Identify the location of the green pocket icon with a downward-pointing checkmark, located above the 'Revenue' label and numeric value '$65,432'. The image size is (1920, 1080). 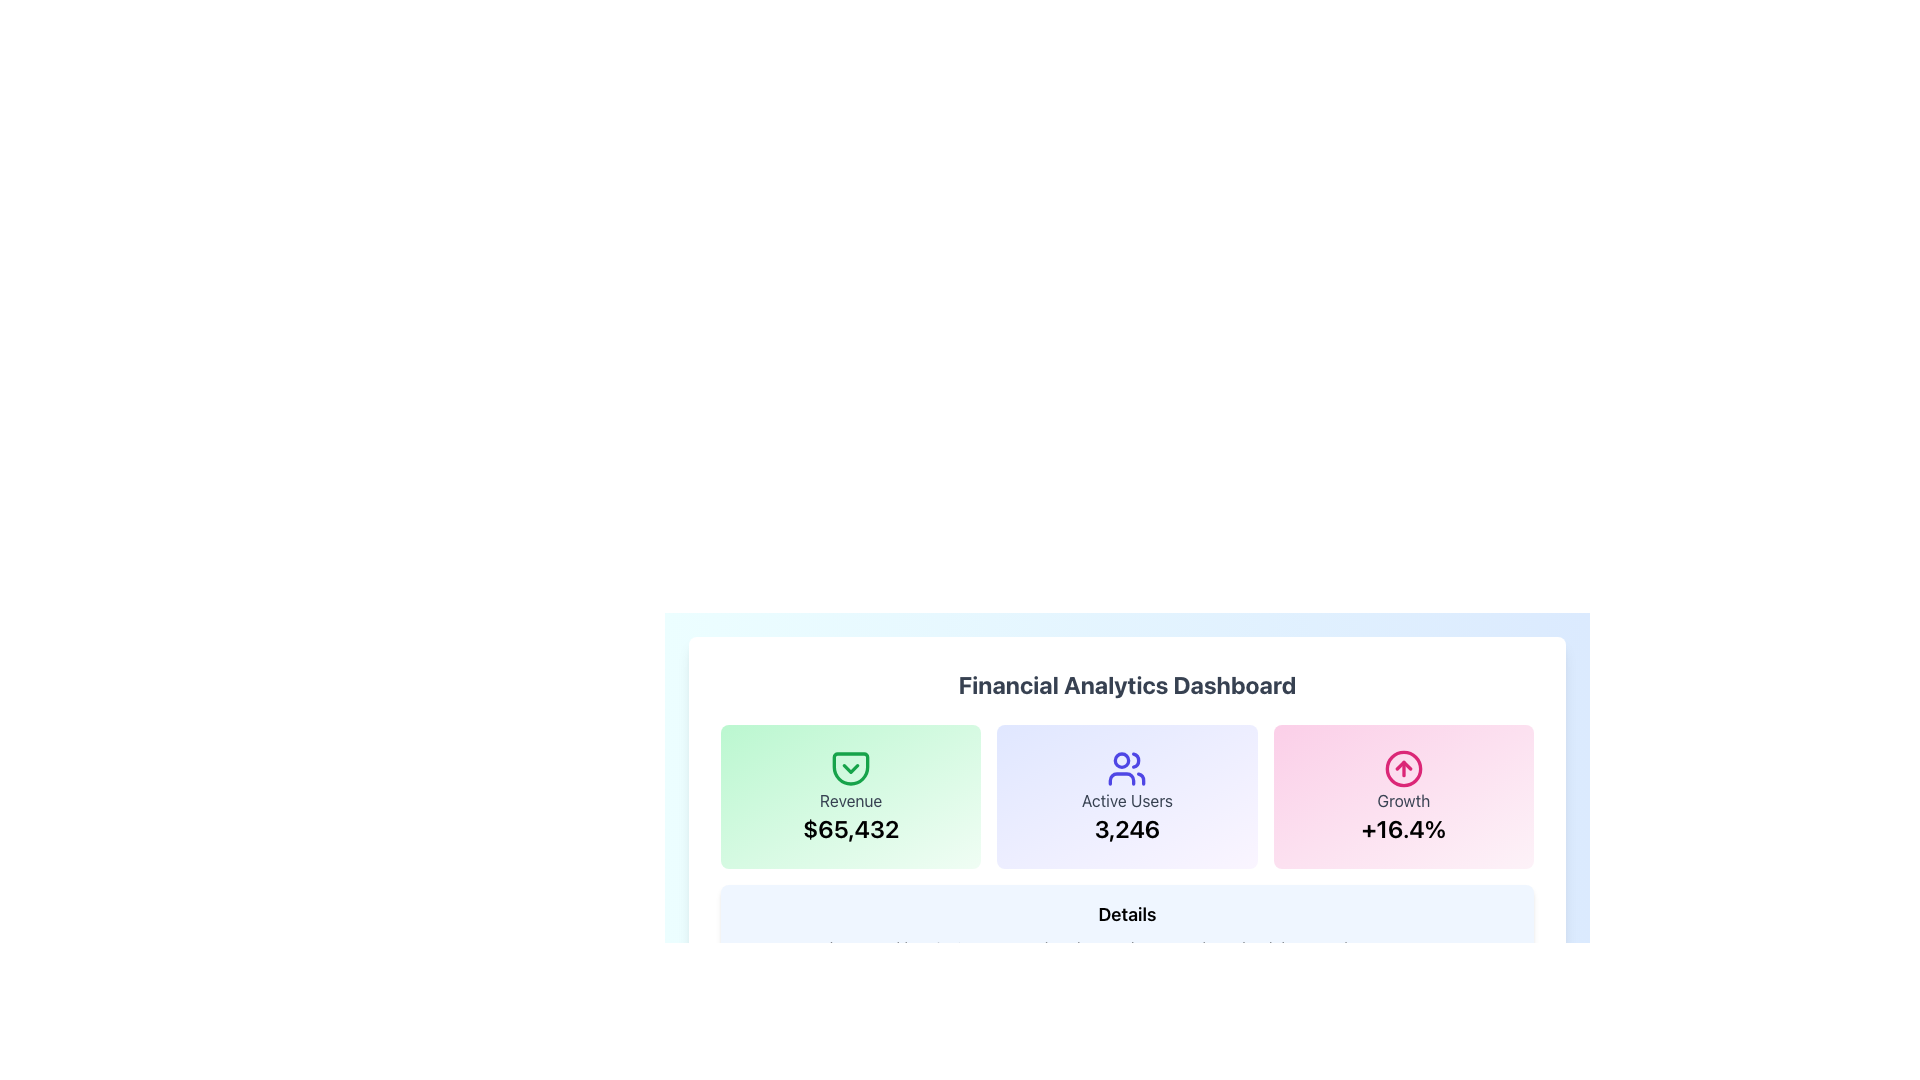
(851, 767).